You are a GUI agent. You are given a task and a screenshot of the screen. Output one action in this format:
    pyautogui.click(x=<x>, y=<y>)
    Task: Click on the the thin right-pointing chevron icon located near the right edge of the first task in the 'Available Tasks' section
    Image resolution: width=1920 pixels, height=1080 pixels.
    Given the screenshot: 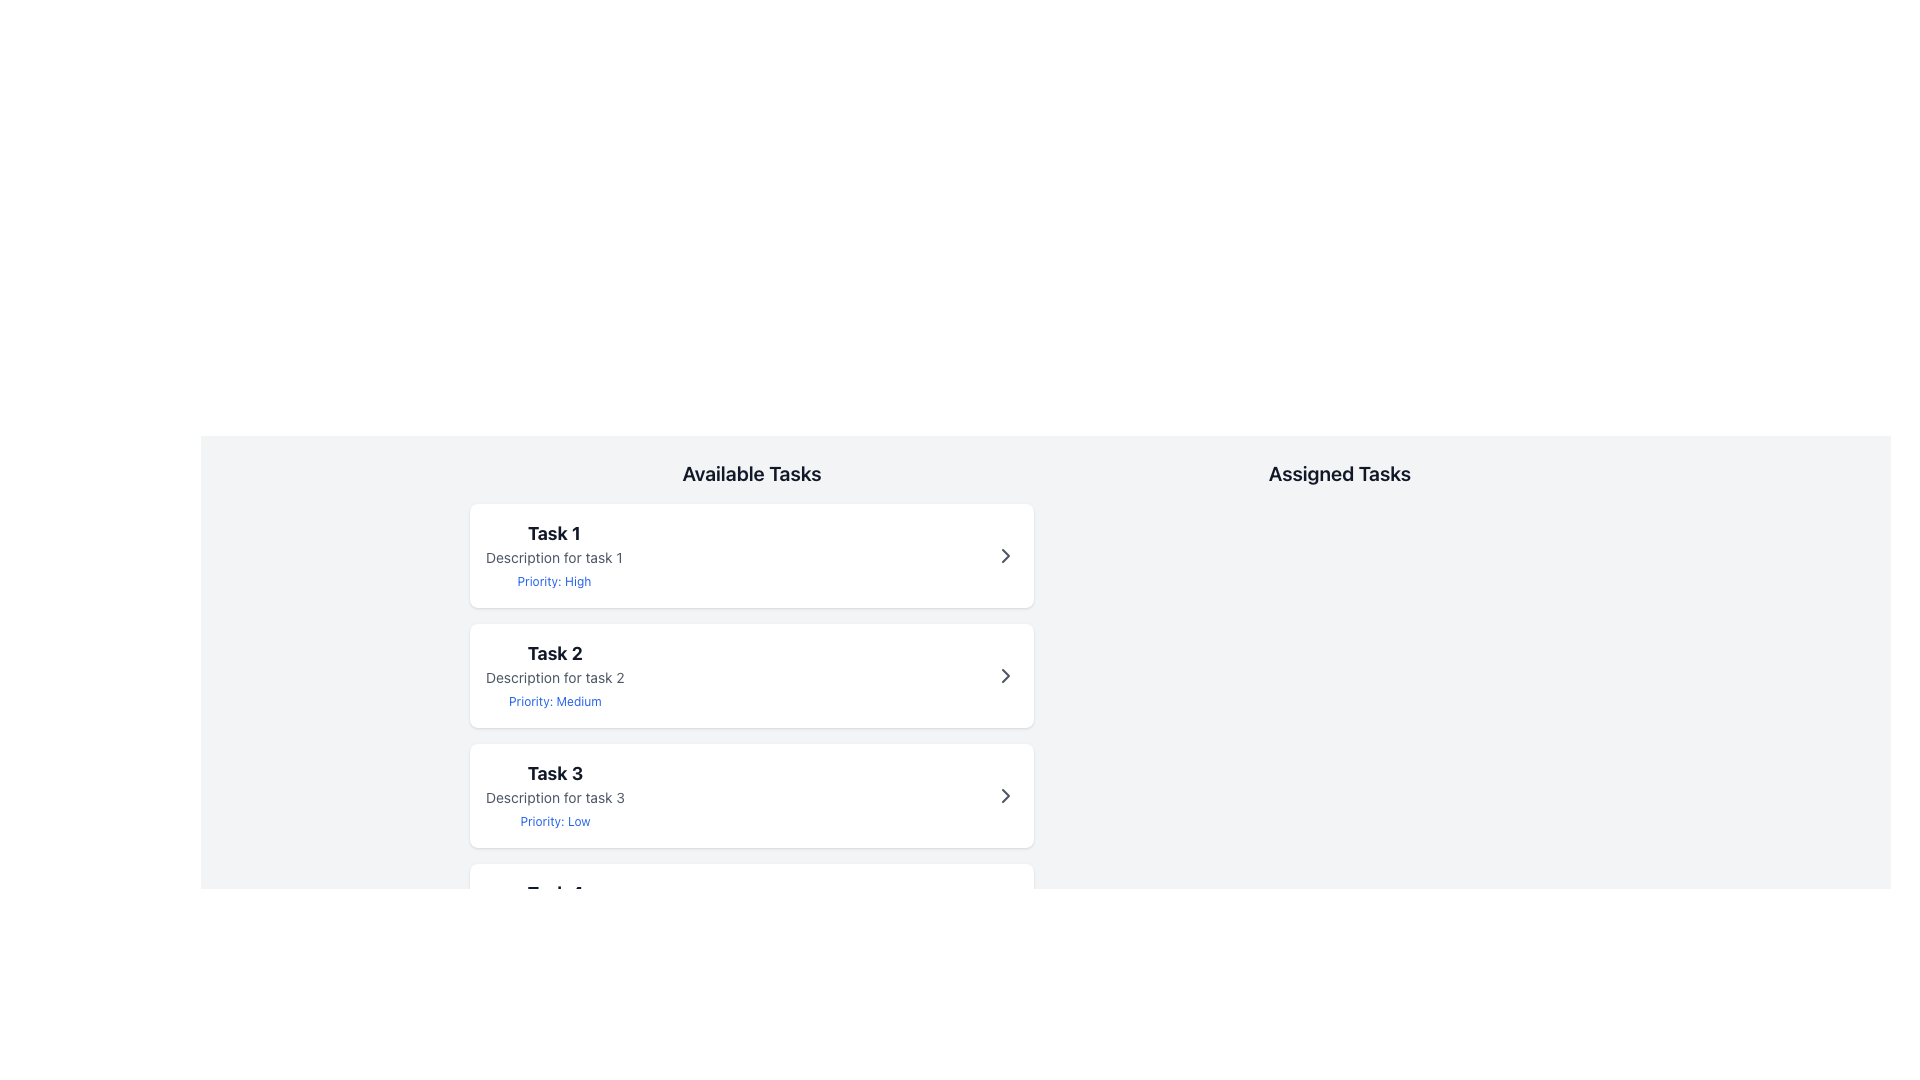 What is the action you would take?
    pyautogui.click(x=1006, y=555)
    